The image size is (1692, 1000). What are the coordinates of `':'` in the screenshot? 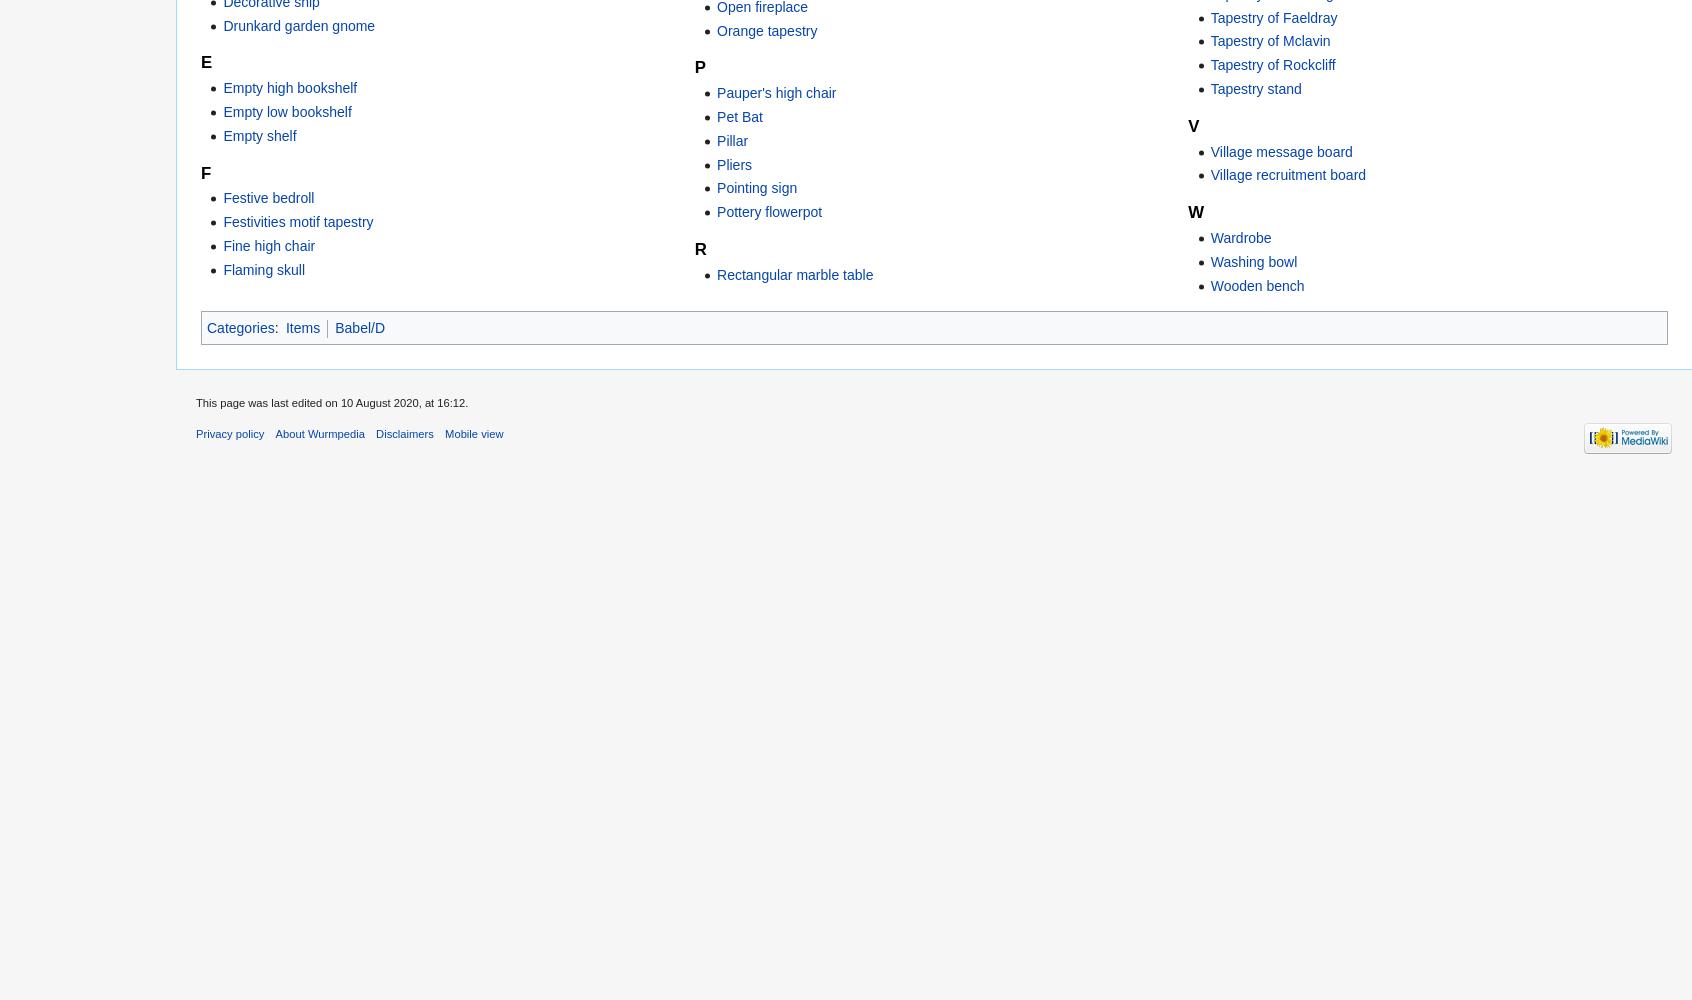 It's located at (277, 327).